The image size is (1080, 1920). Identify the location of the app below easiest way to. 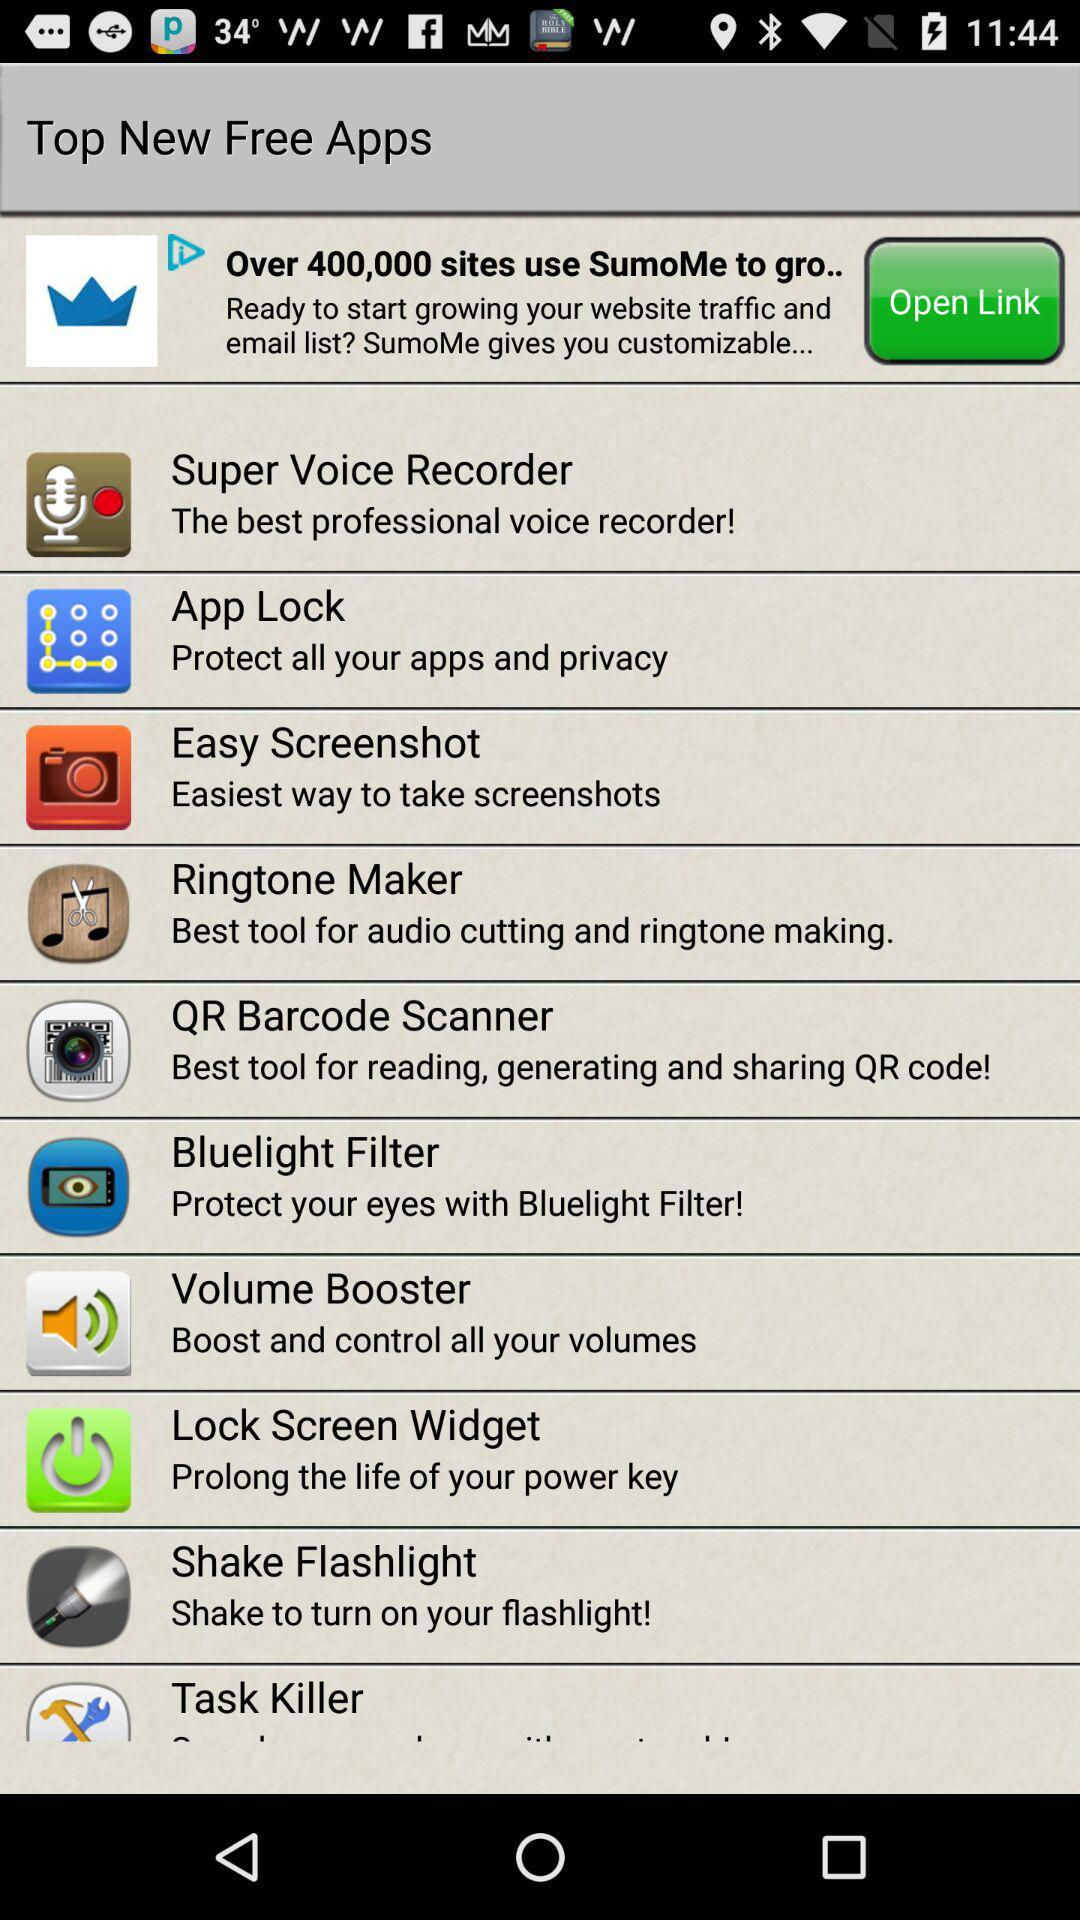
(624, 877).